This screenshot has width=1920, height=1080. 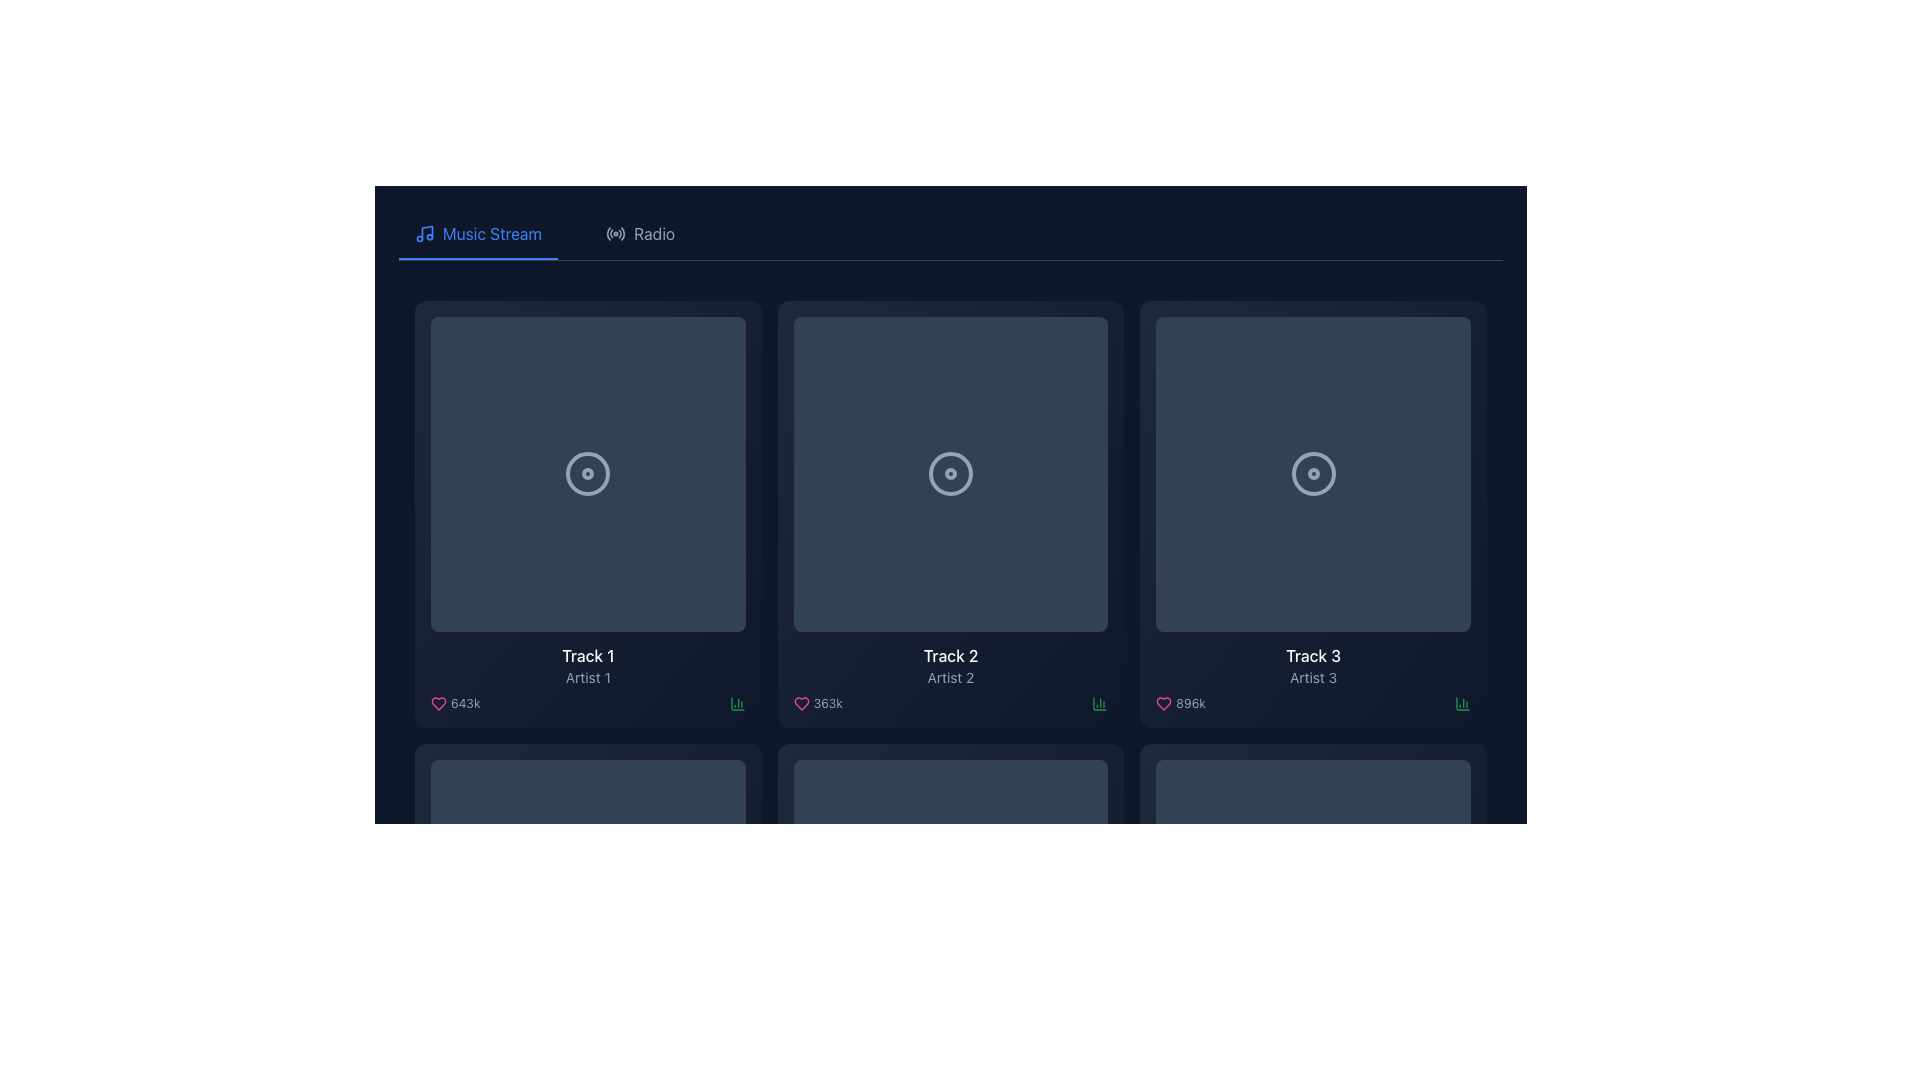 What do you see at coordinates (1315, 474) in the screenshot?
I see `the play button icon (stylized as a triangle) located in the third column of the media items list to initiate playback of 'Track 3, Artist 3'` at bounding box center [1315, 474].